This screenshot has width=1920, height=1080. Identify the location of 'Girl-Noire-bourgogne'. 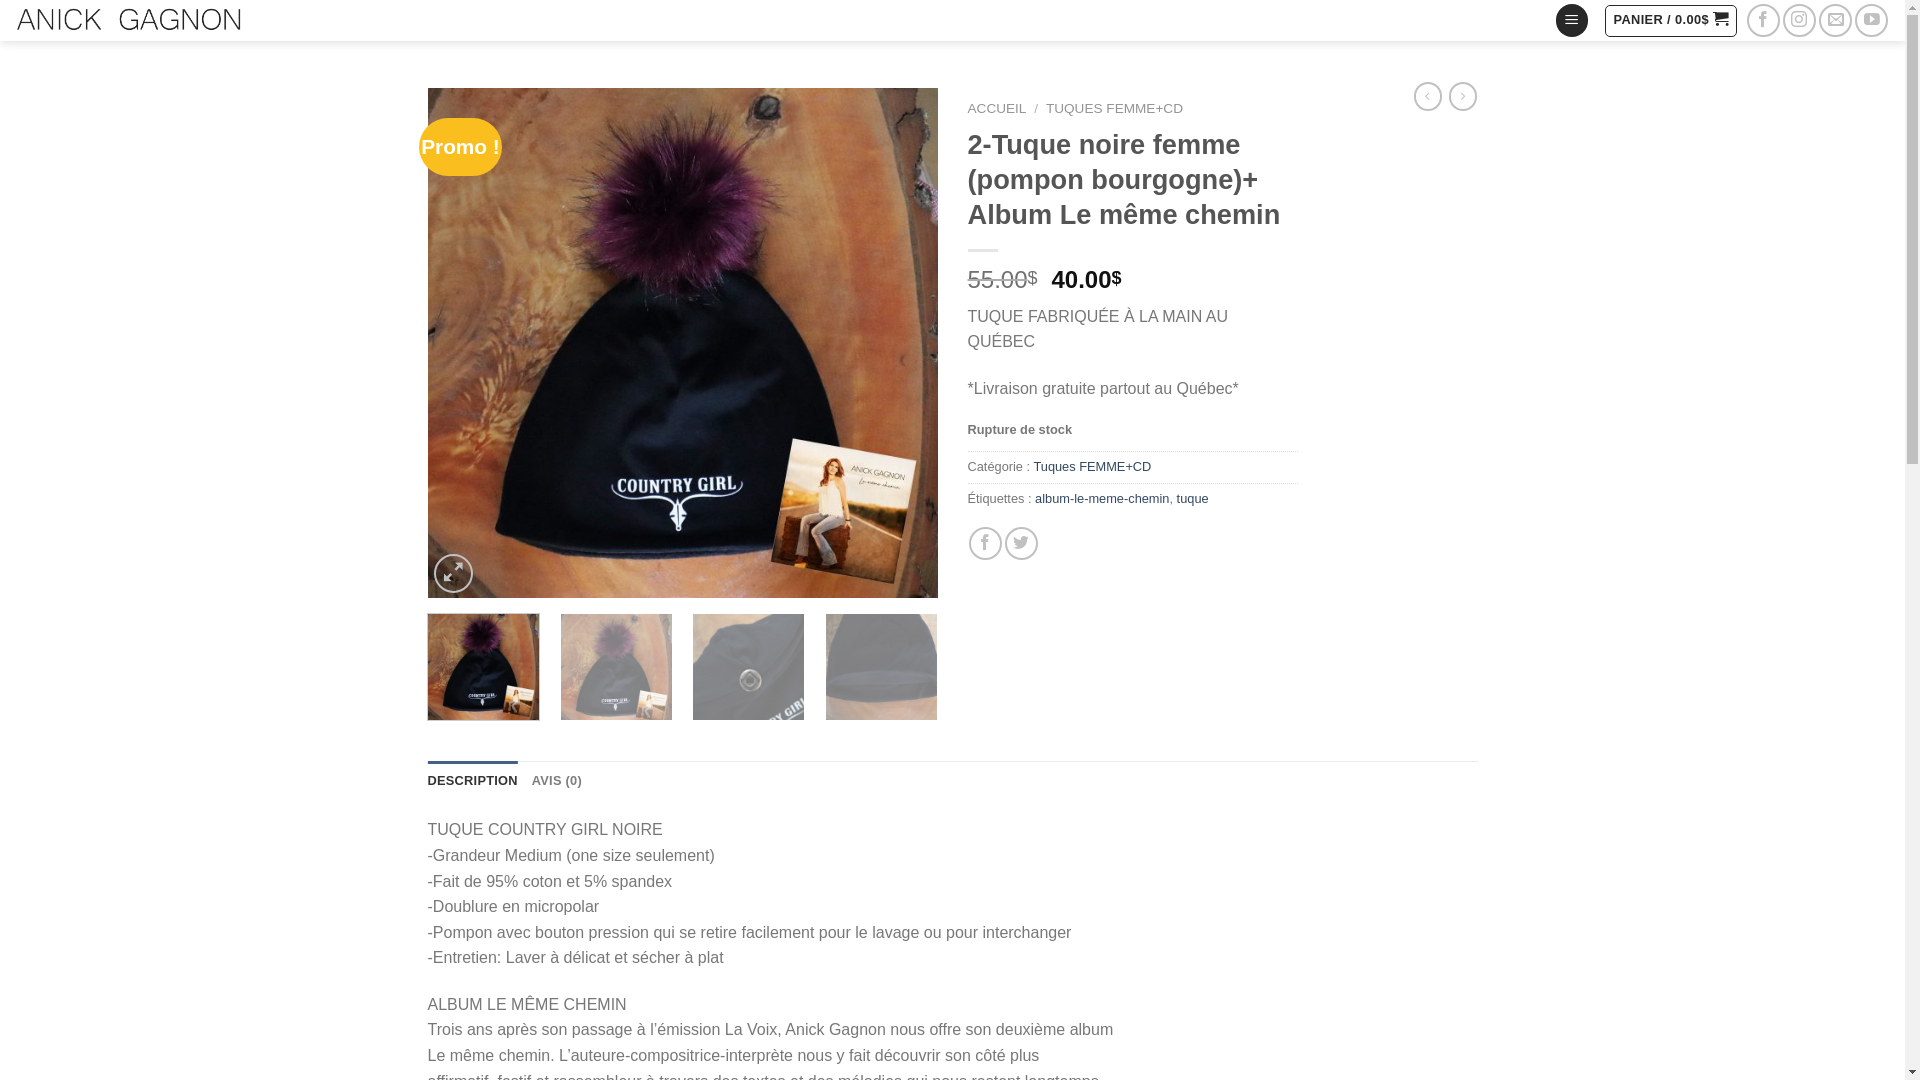
(682, 342).